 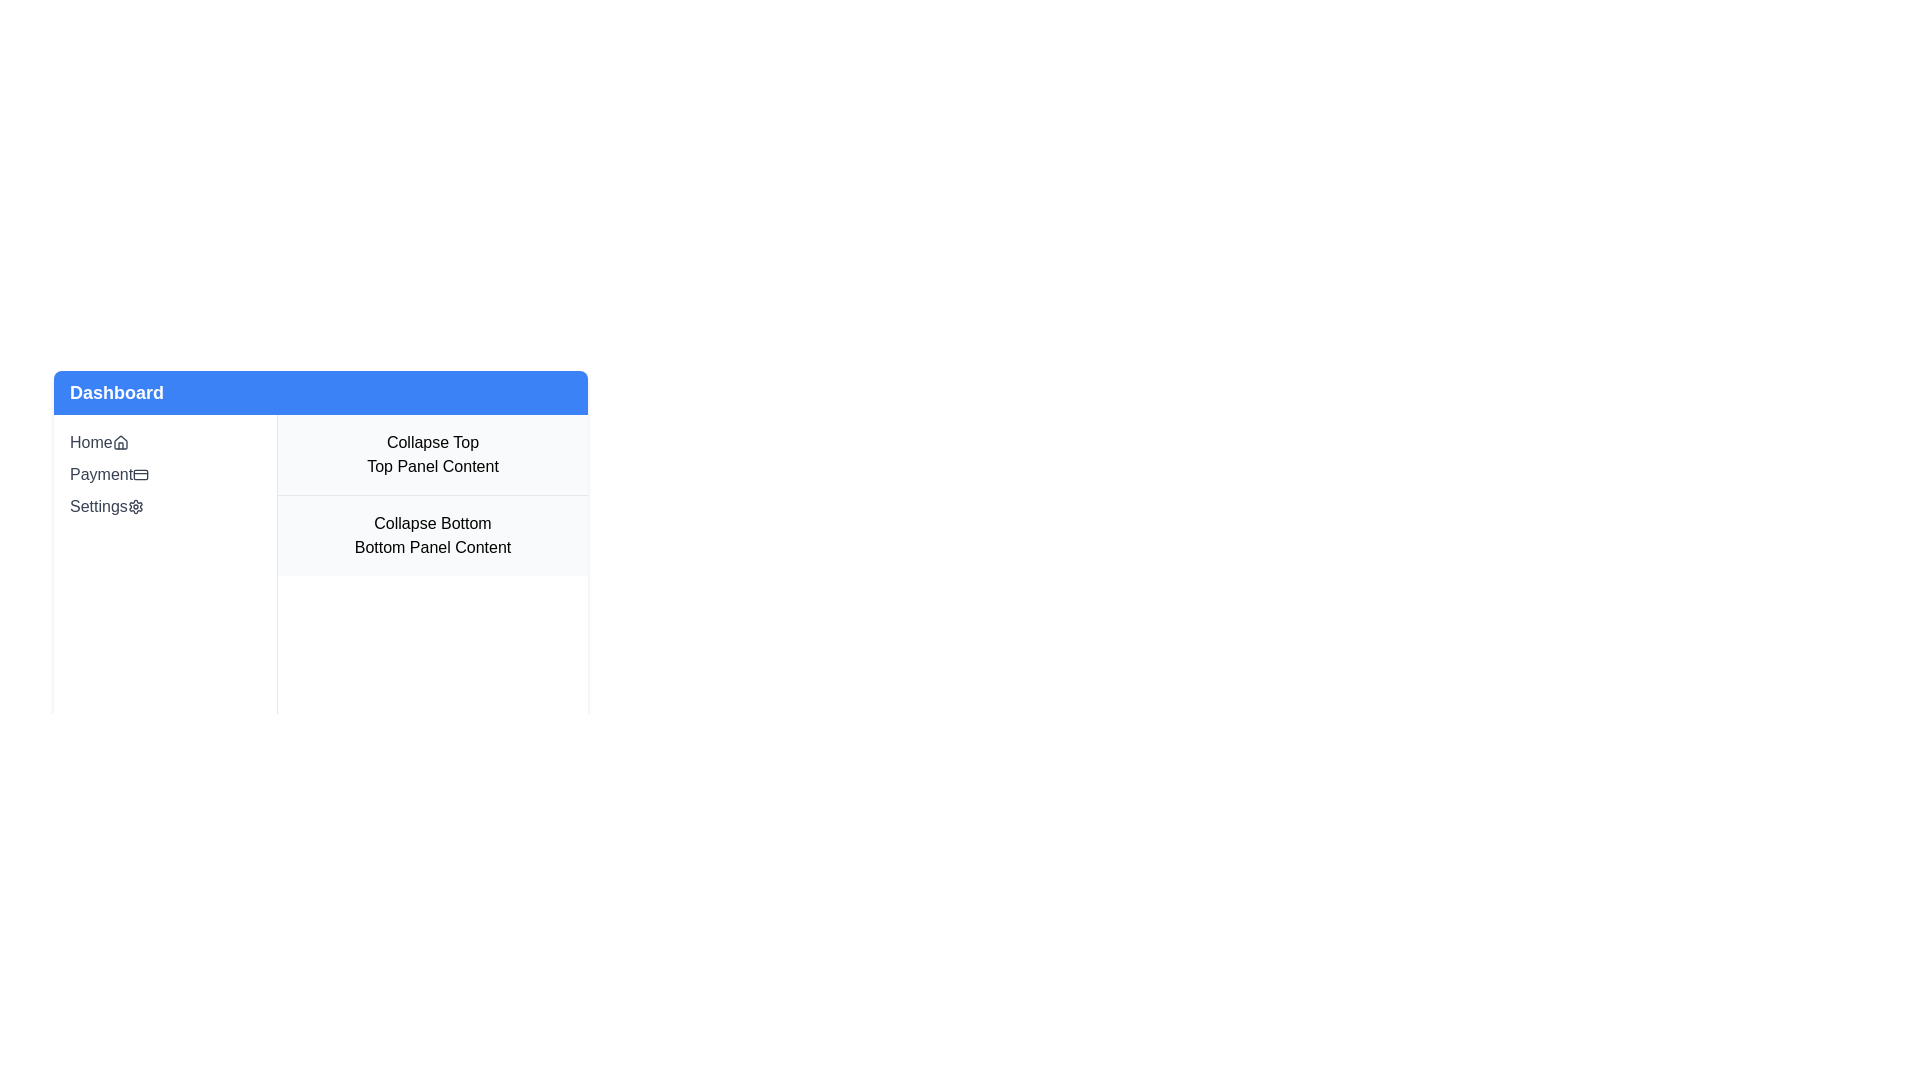 What do you see at coordinates (119, 441) in the screenshot?
I see `the 'Home' navigation icon located at the top of the left sidebar, which visually represents the main page link` at bounding box center [119, 441].